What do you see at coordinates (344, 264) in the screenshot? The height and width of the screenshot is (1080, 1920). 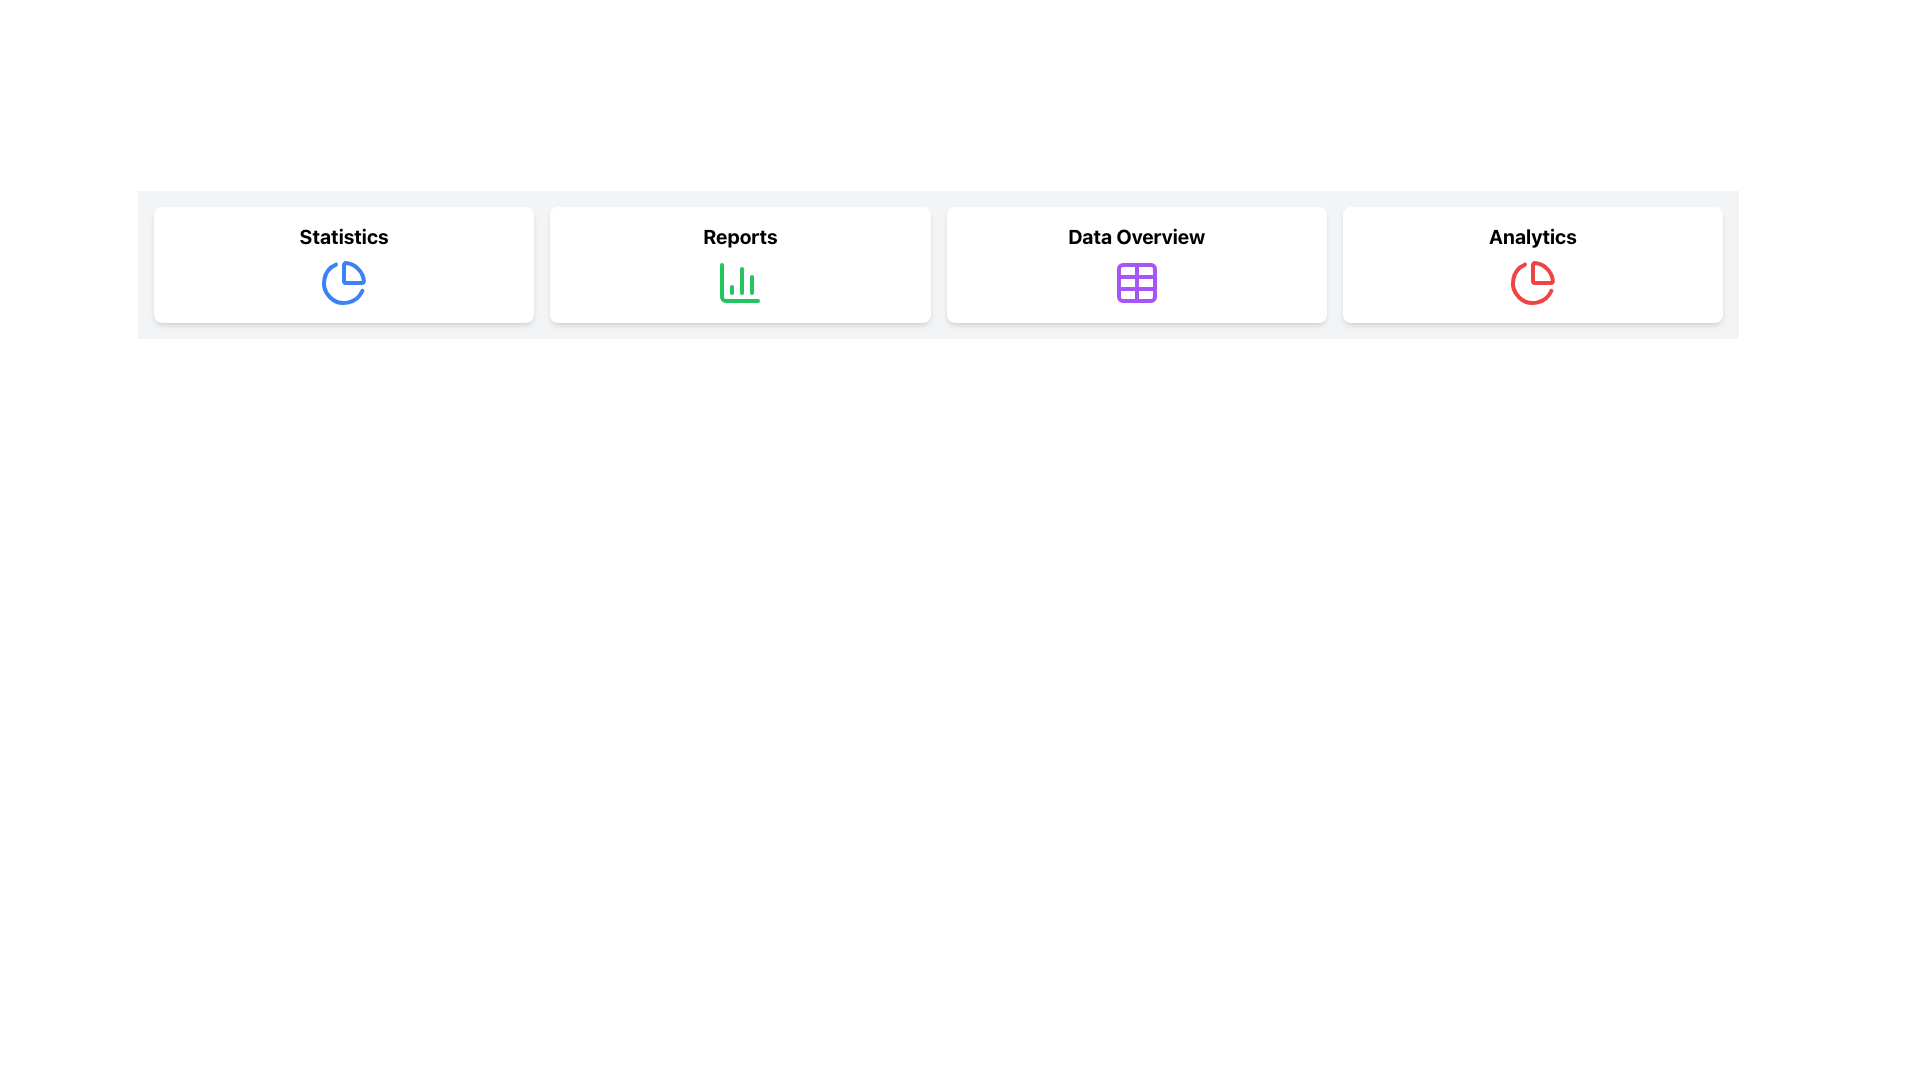 I see `the 'Statistics' card, which is the first card in a grid layout with a bold 'Statistics' text and a blue pie-chart icon` at bounding box center [344, 264].